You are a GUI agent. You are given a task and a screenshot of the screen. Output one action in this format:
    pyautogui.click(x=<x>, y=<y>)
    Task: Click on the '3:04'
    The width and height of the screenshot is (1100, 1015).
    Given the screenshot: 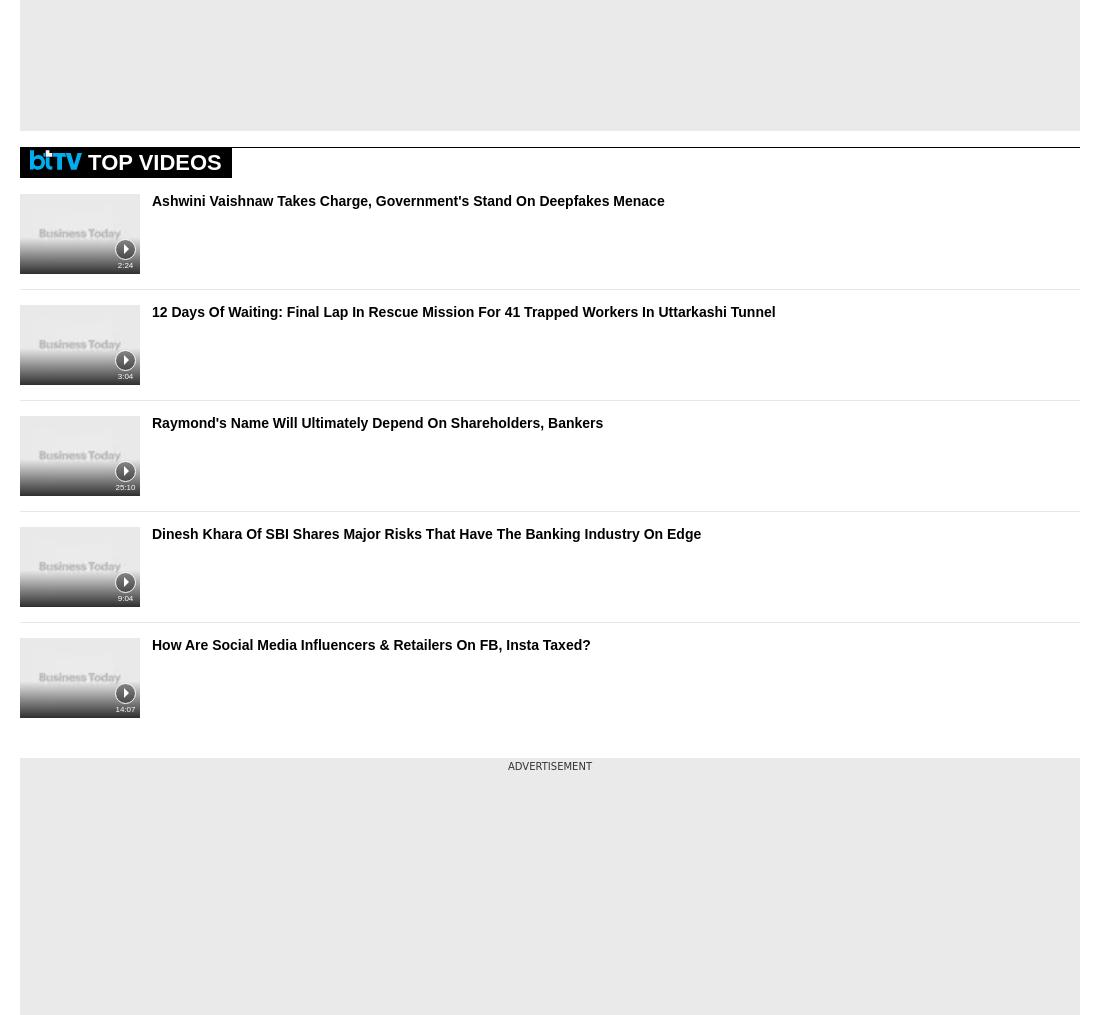 What is the action you would take?
    pyautogui.click(x=124, y=375)
    